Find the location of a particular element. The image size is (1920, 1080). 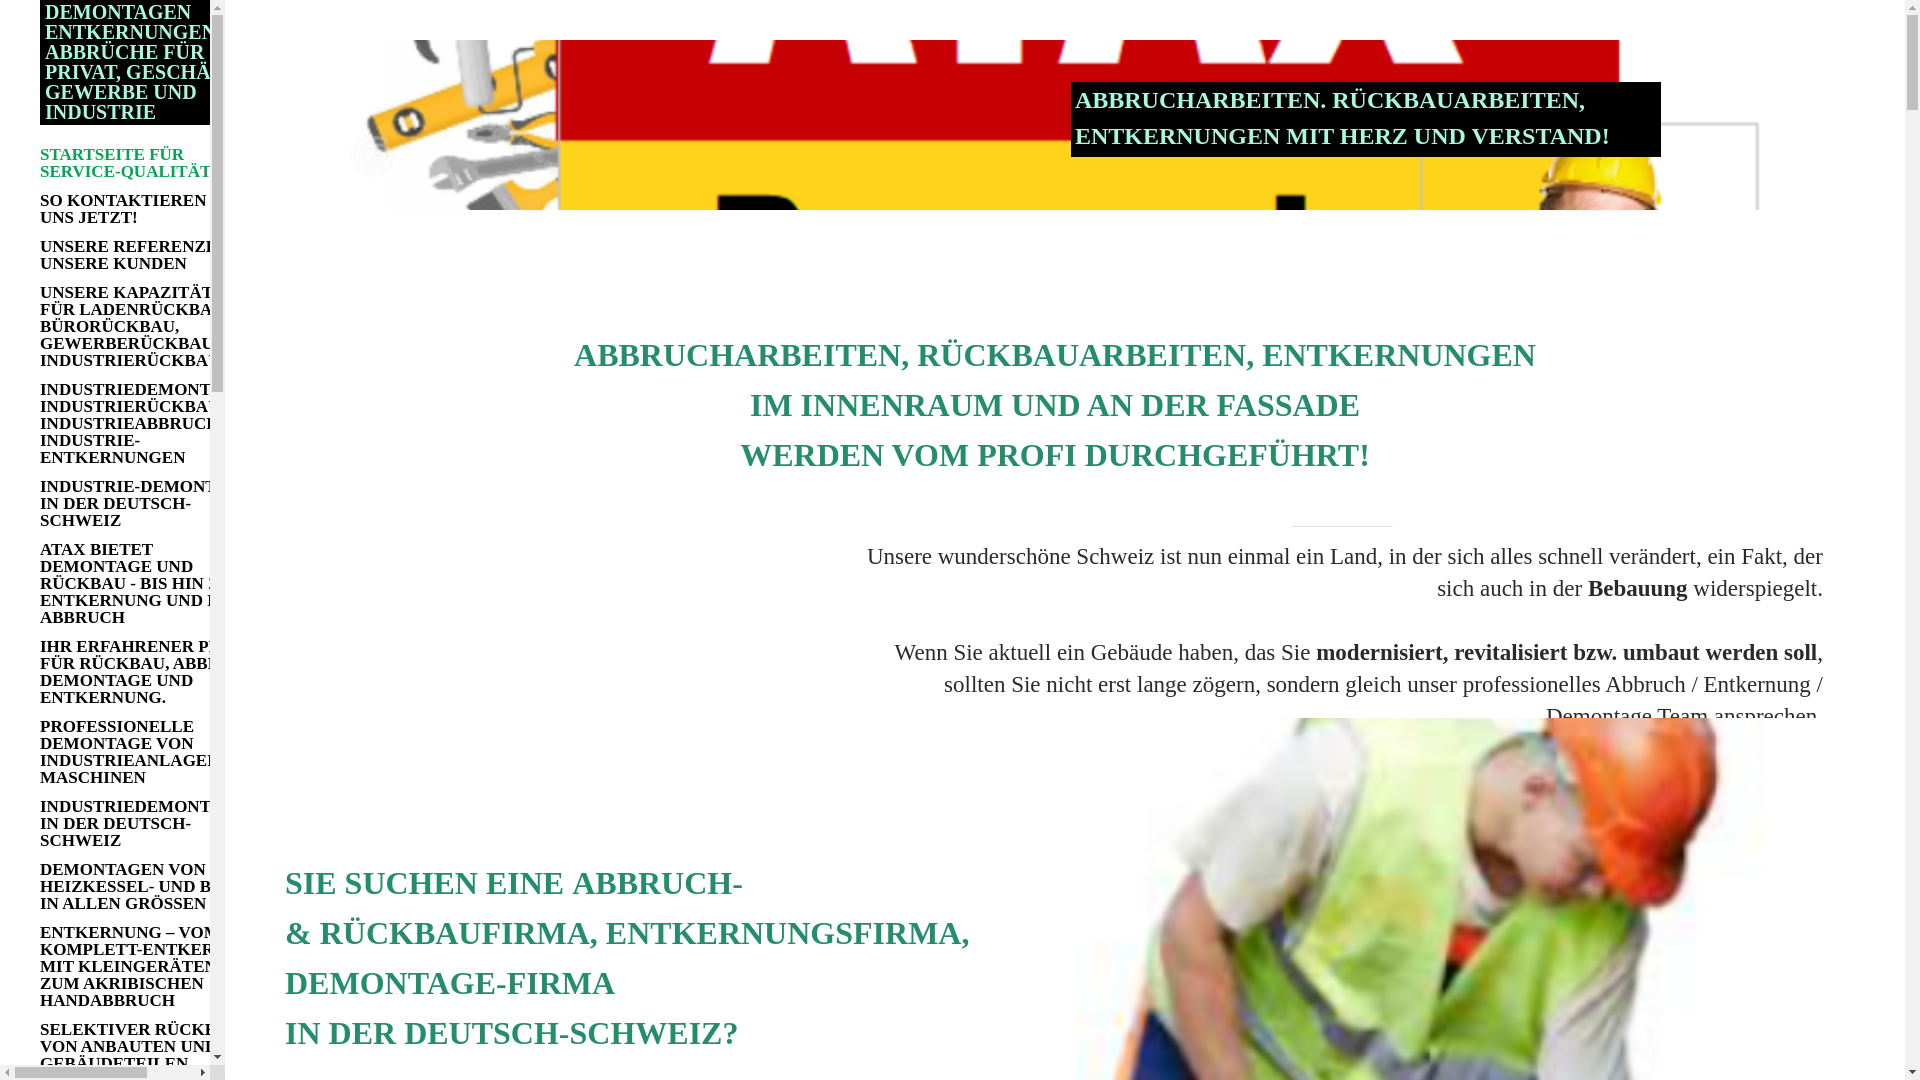

'UNSERE REFERENZEN, UNSERE KUNDEN' is located at coordinates (152, 253).